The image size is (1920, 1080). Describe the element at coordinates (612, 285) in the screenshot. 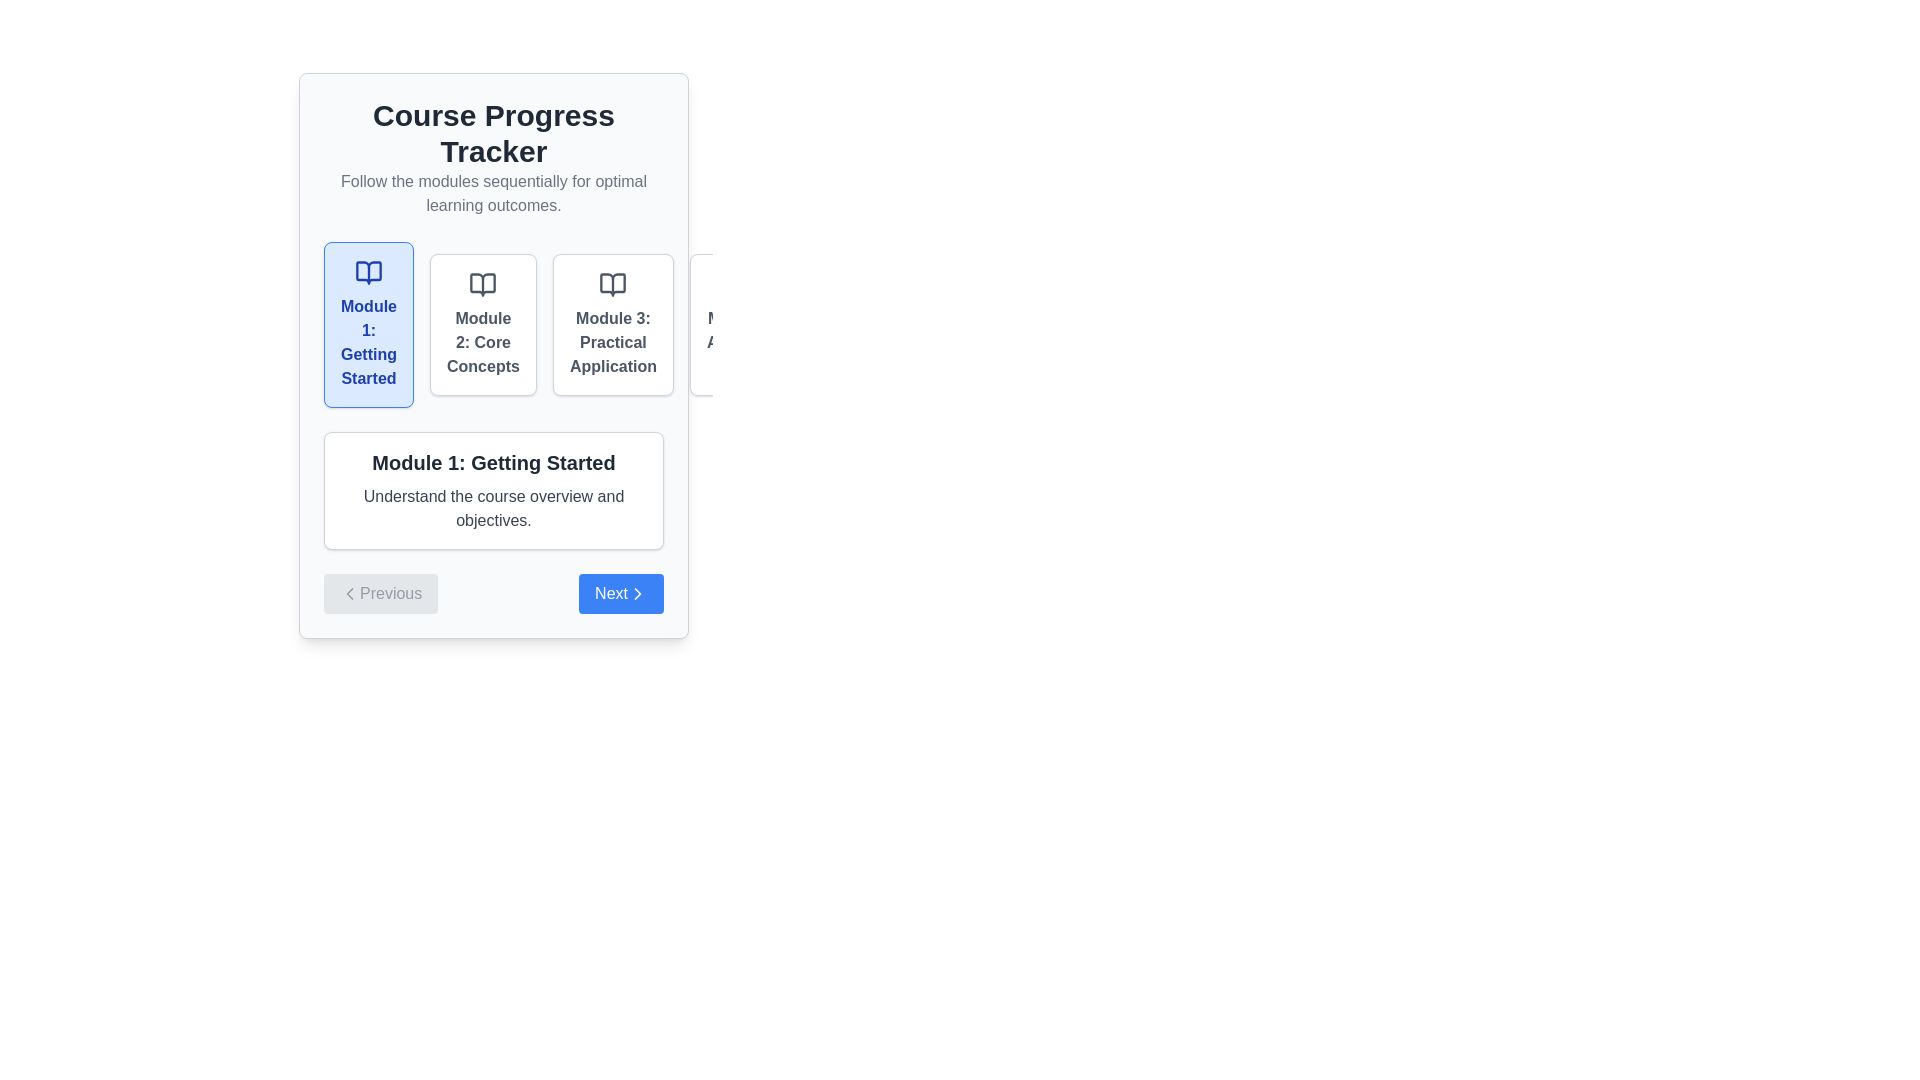

I see `the decorative icon representing 'Module 3: Practical Application' located at the top of the card for this module` at that location.